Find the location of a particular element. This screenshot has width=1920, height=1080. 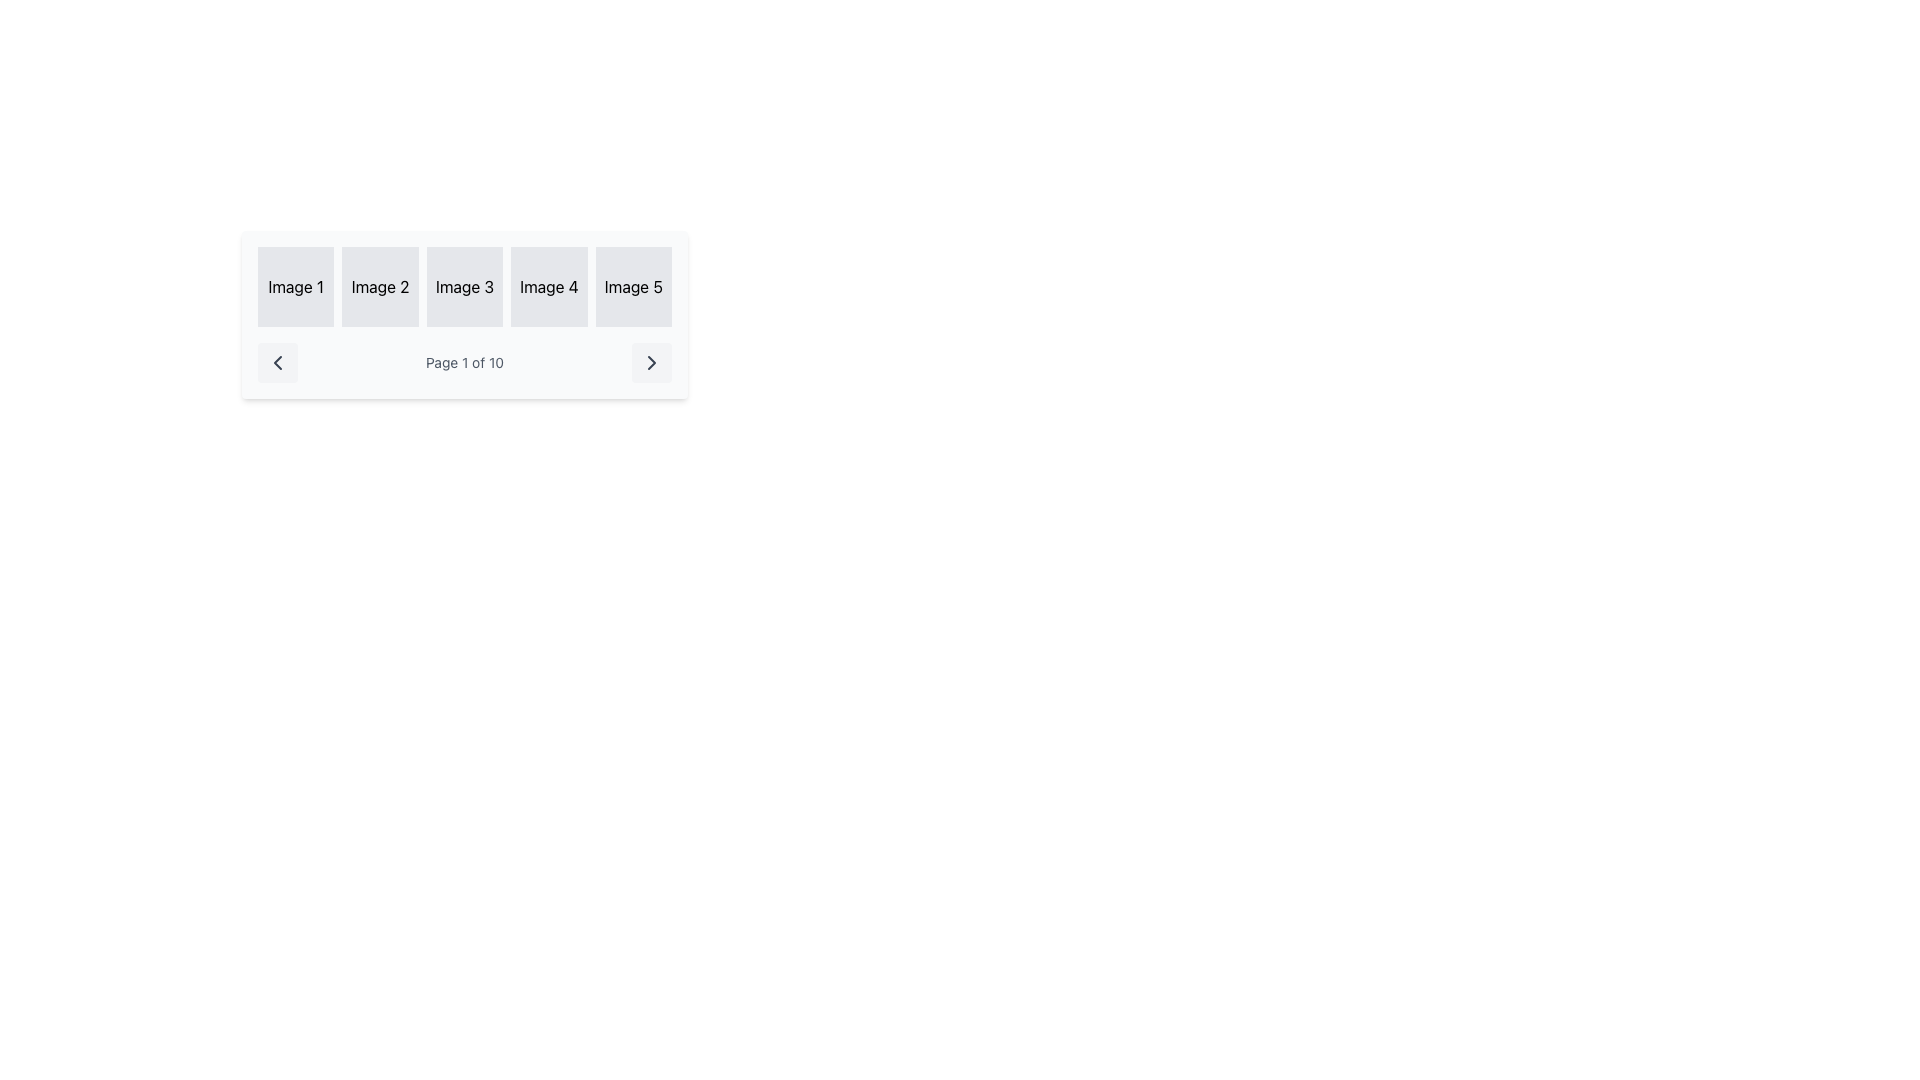

the leftmost button in the horizontal navigation bar is located at coordinates (277, 362).